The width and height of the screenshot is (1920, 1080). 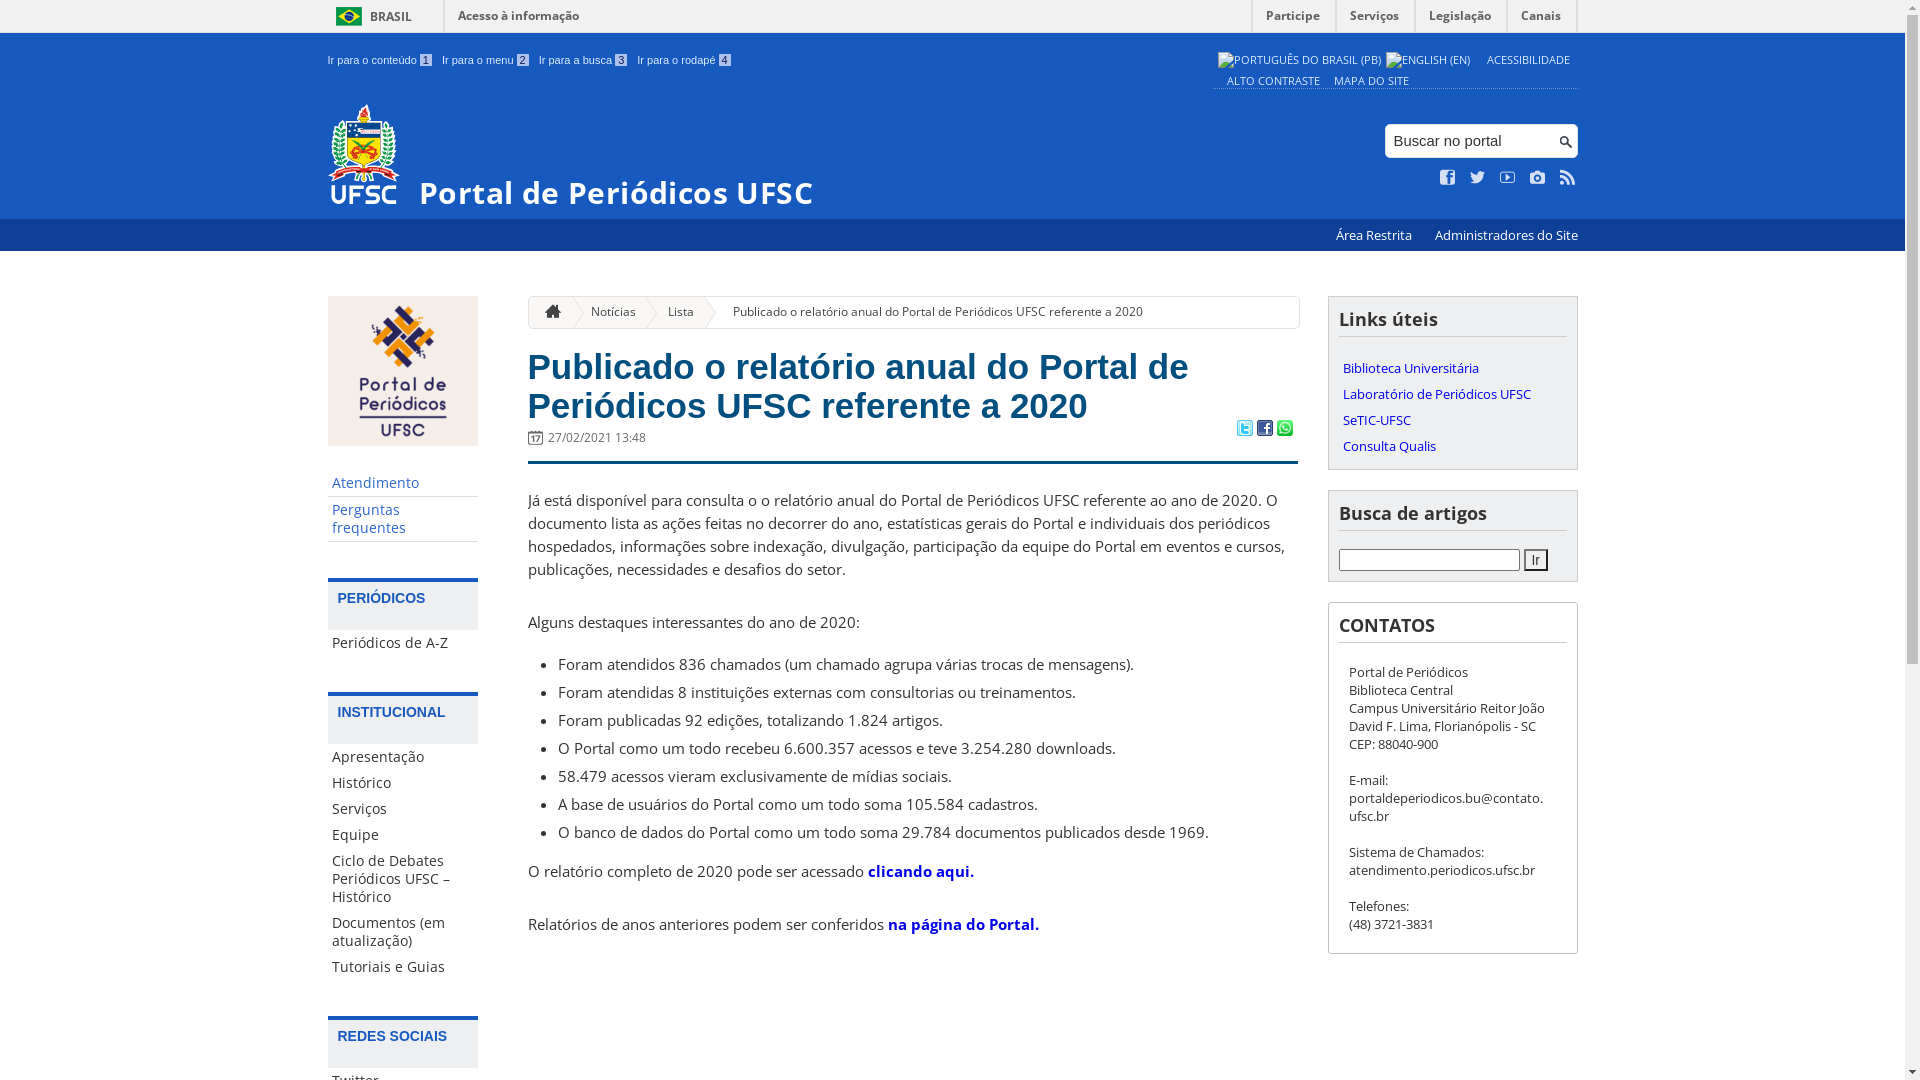 I want to click on 'ACESSIBILIDADE', so click(x=1527, y=58).